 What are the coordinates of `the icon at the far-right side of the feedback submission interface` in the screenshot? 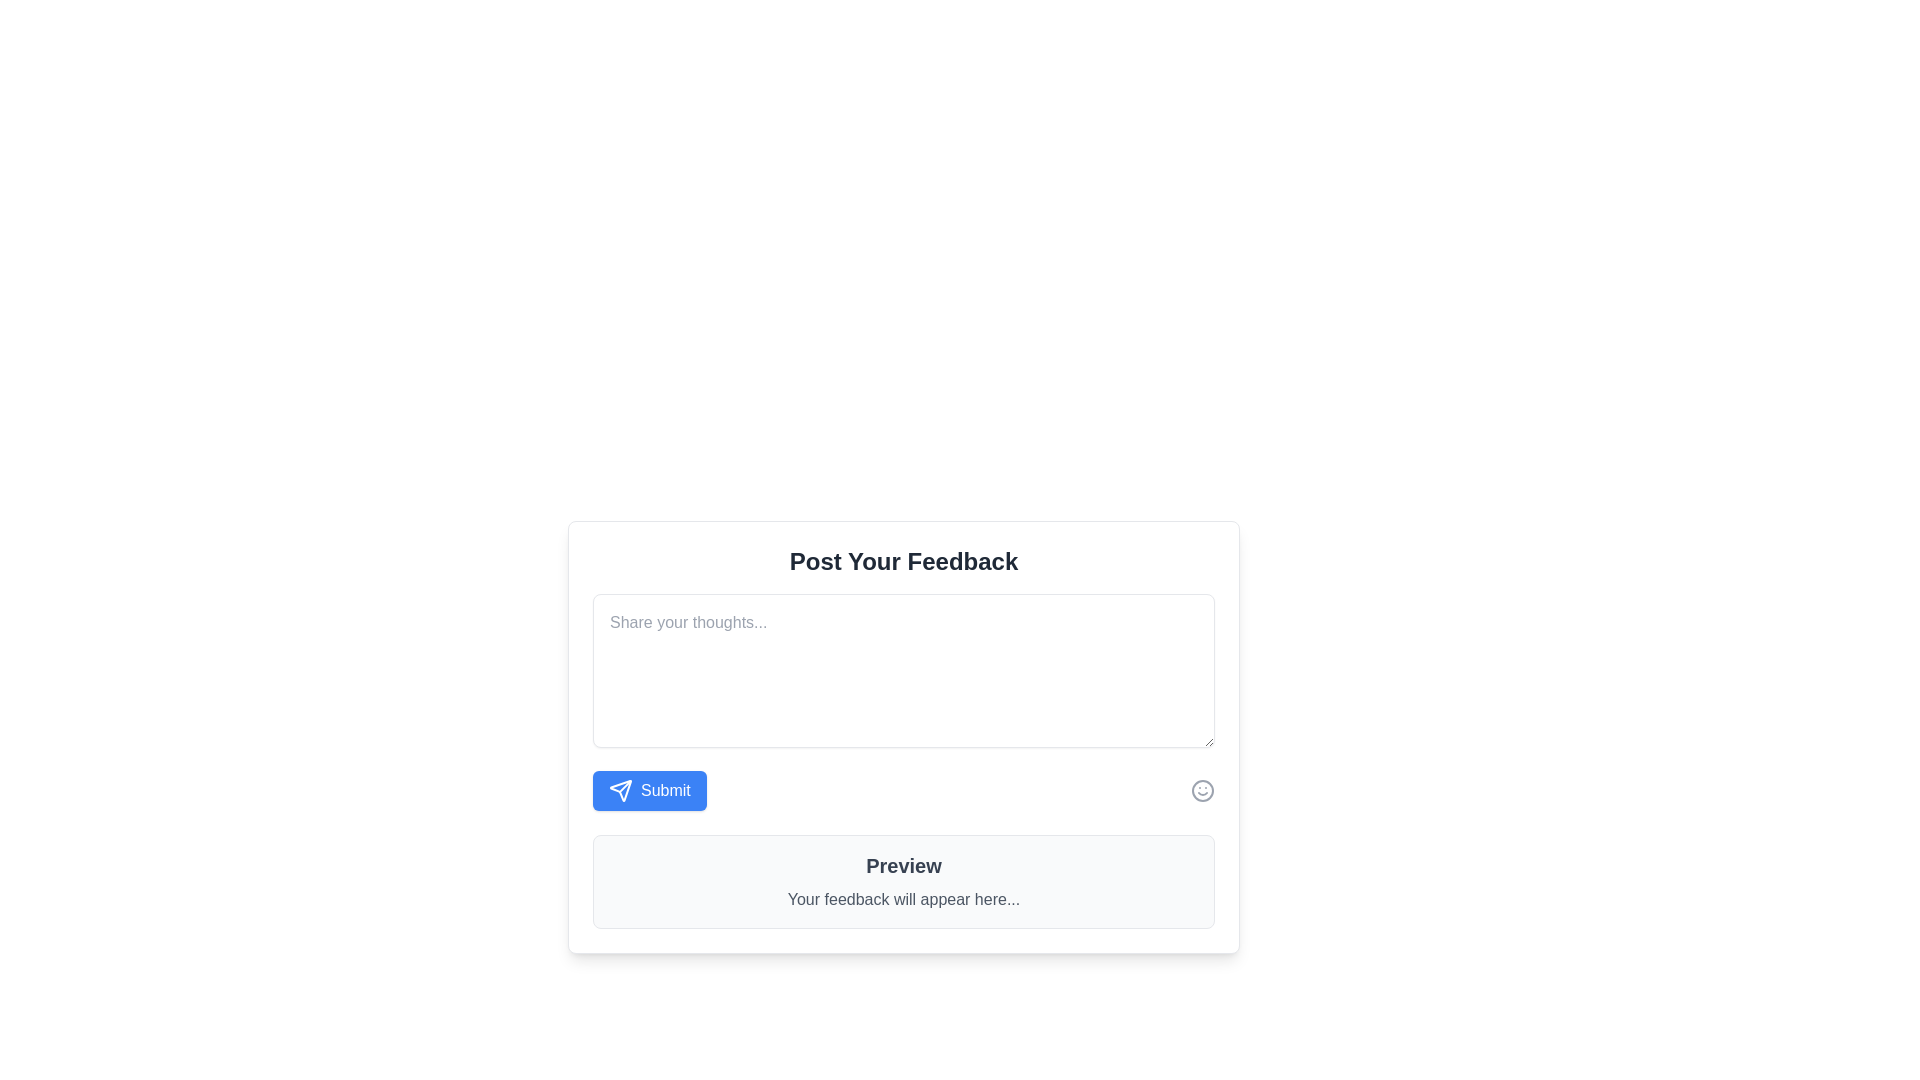 It's located at (1202, 789).